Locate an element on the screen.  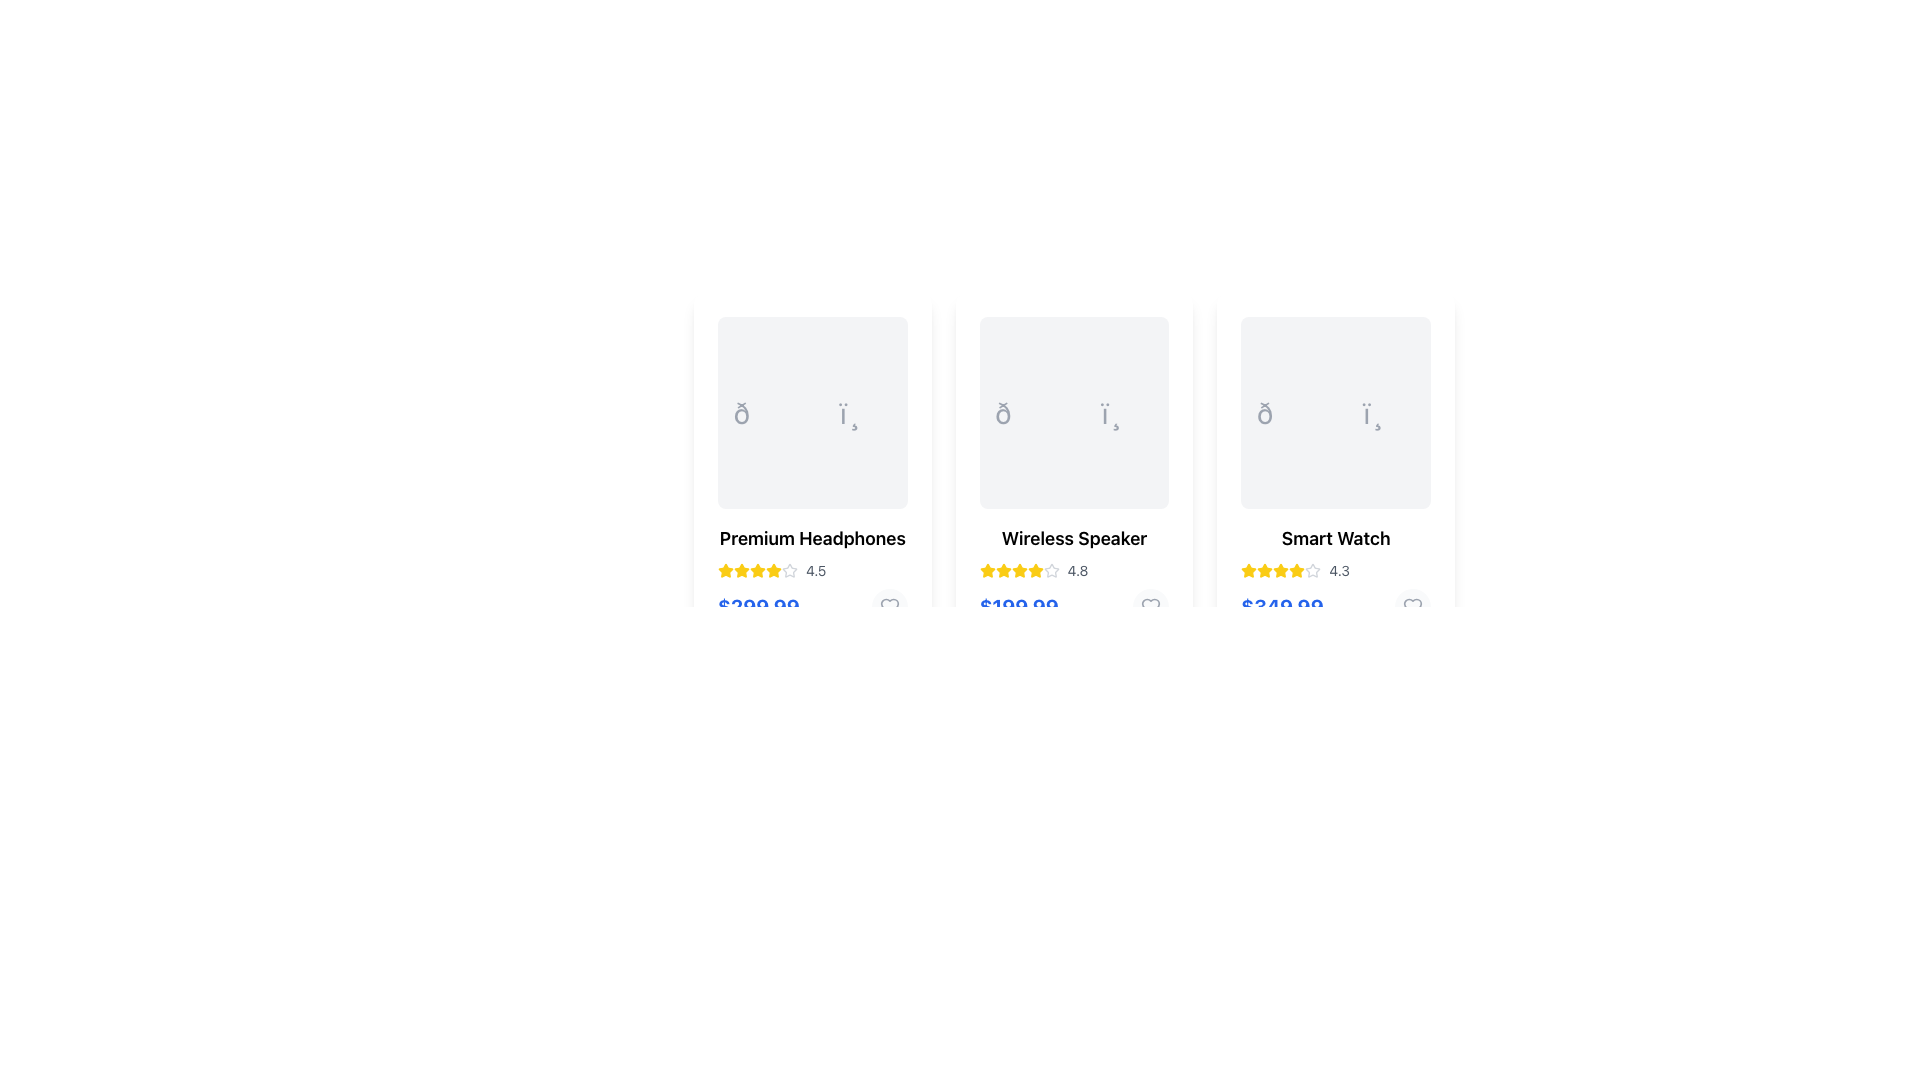
the prominent star icon located above the '4.3' rating text in the 'Smart Watch' card, which indicates the rating or popularity status of the item is located at coordinates (1264, 570).